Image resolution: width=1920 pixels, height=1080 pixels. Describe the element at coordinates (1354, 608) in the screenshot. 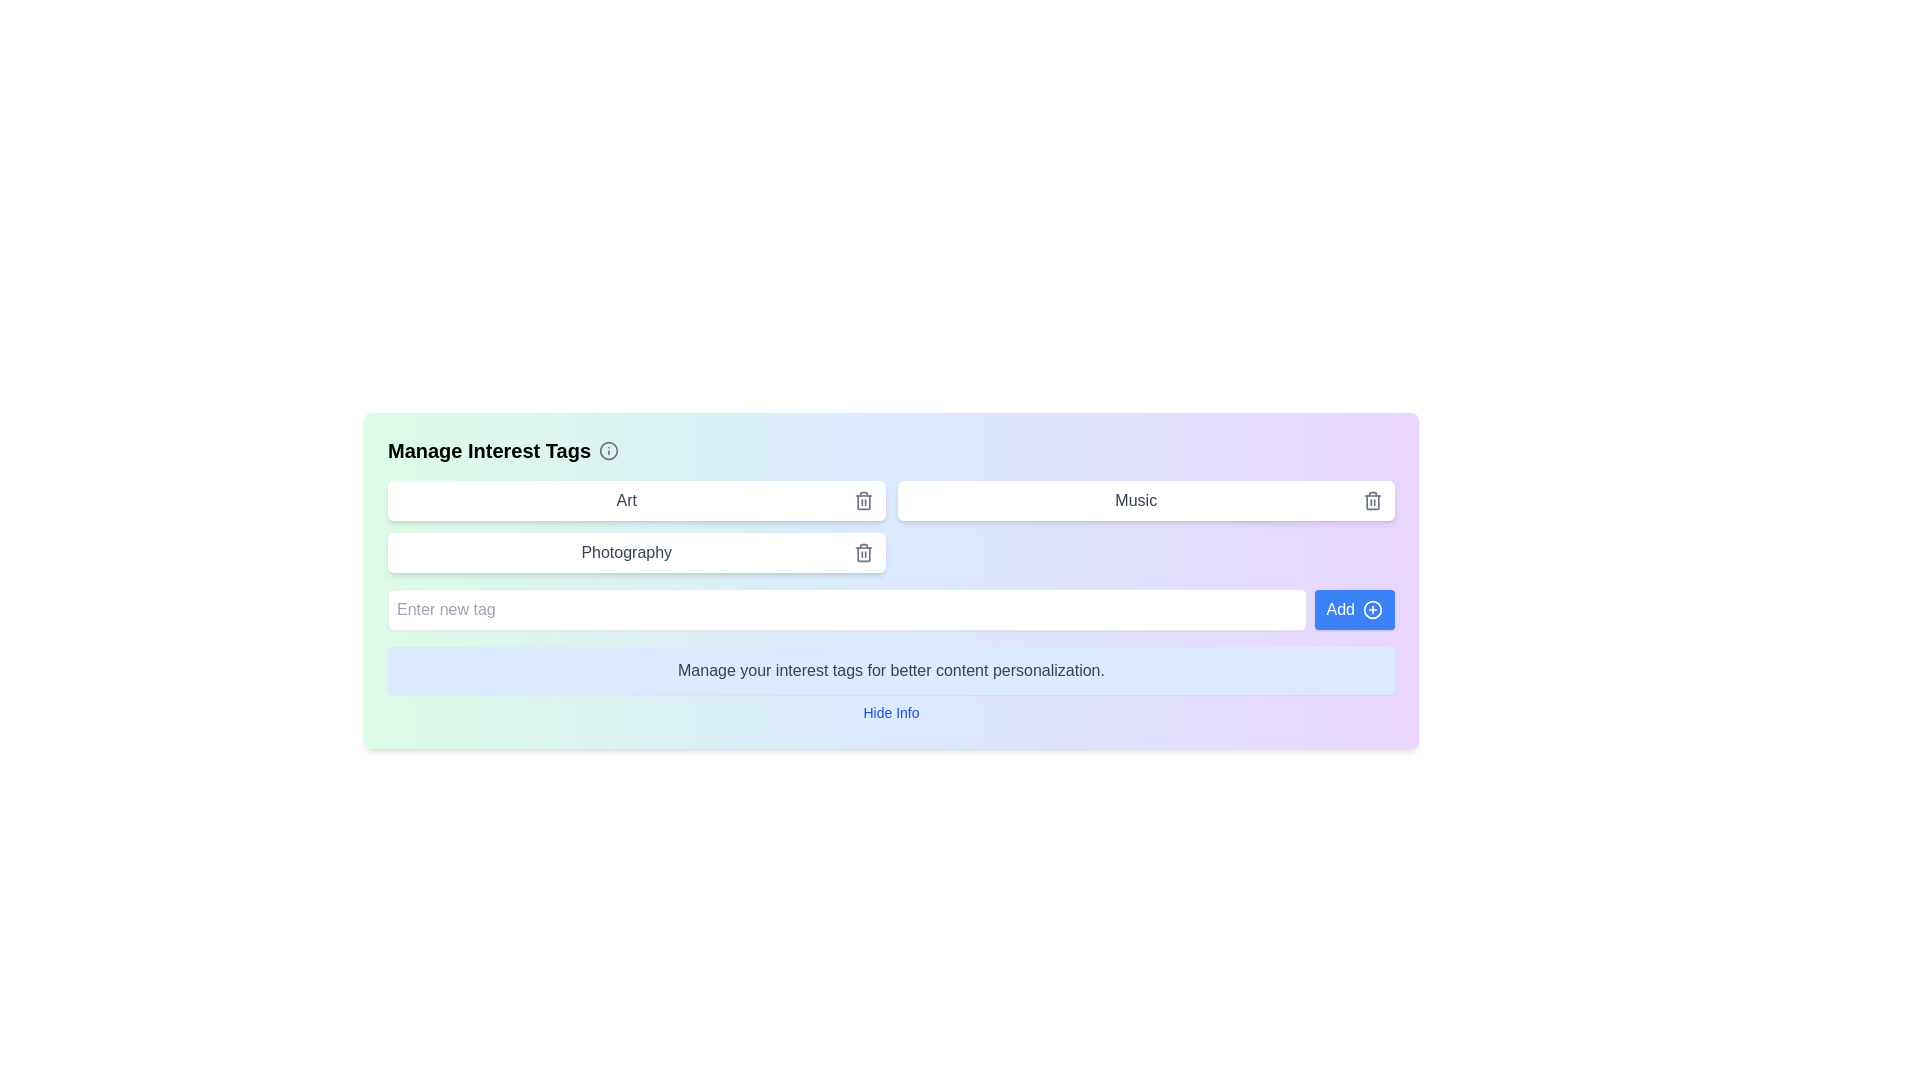

I see `the rounded rectangular blue button labeled 'Add' with a plus sign icon` at that location.